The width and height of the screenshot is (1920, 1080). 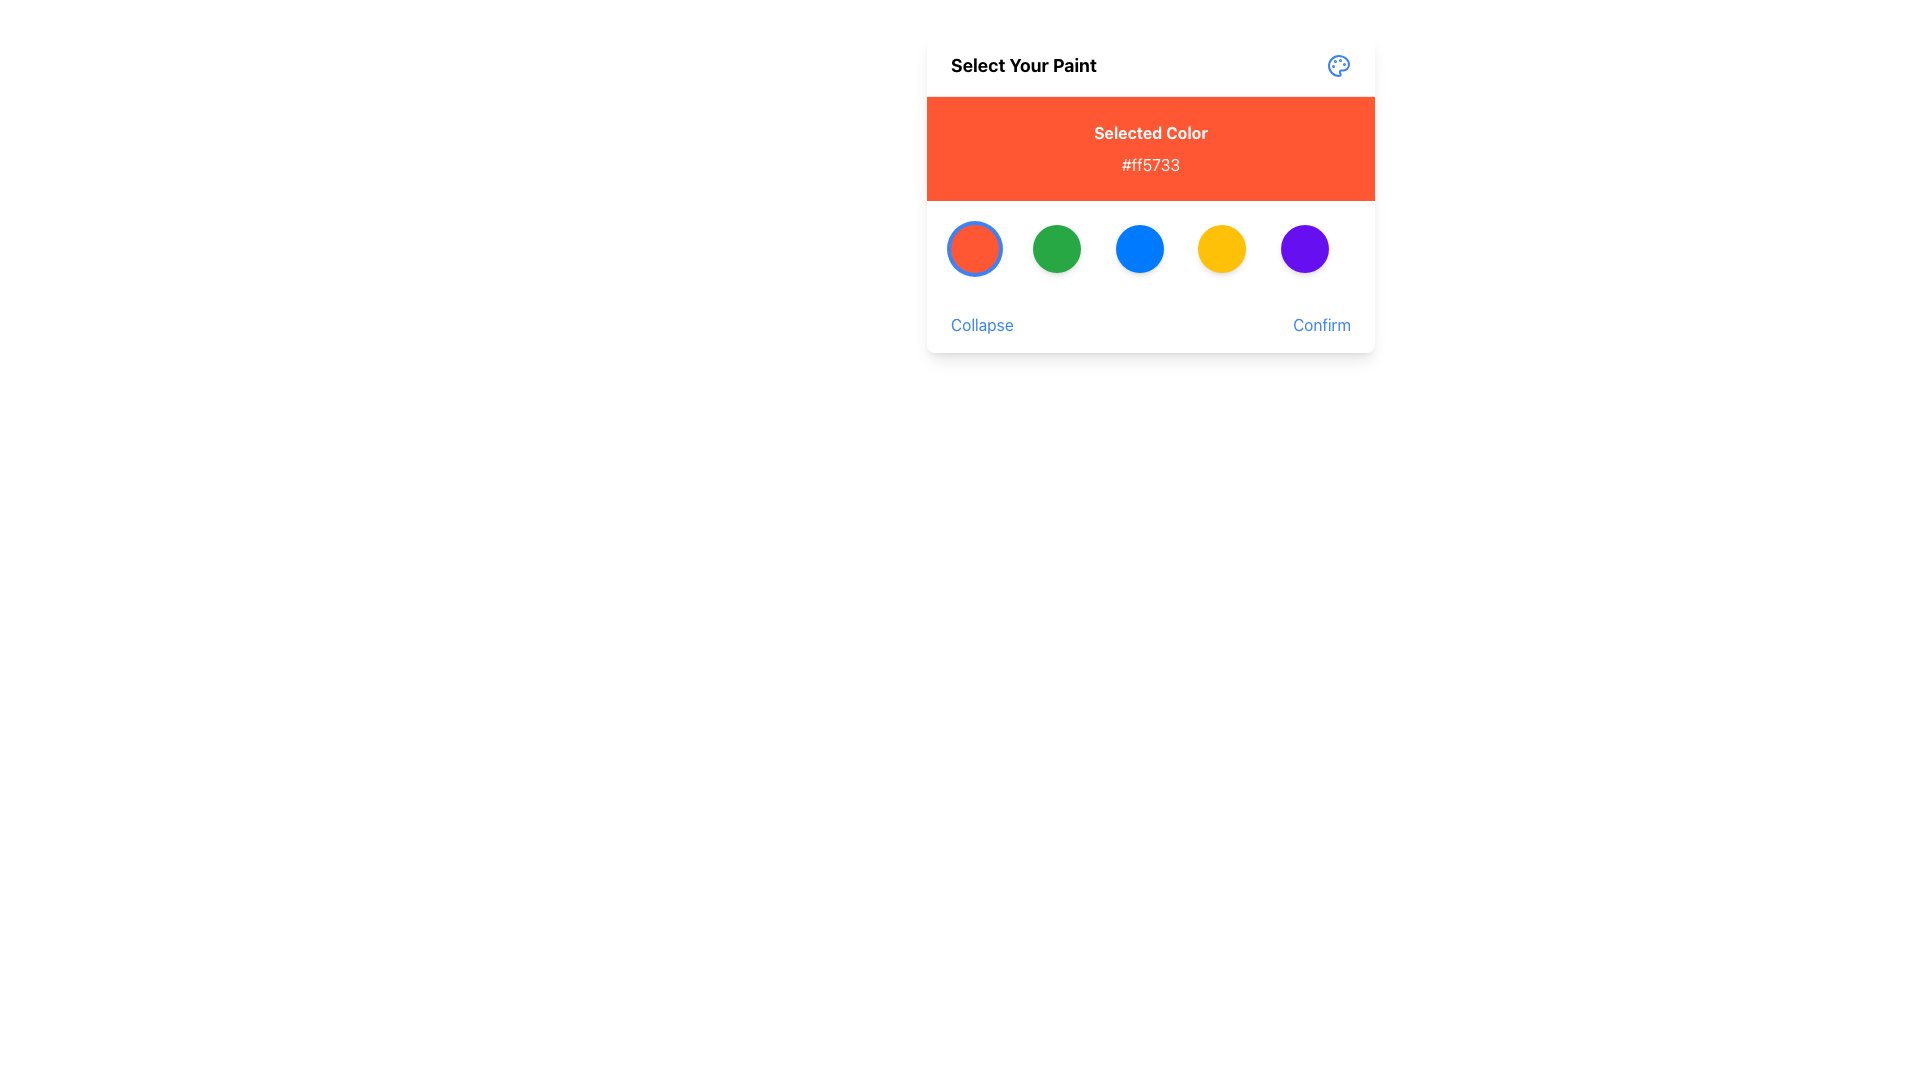 I want to click on the blue circular icon in the 'Select Your Paint' section, so click(x=1151, y=248).